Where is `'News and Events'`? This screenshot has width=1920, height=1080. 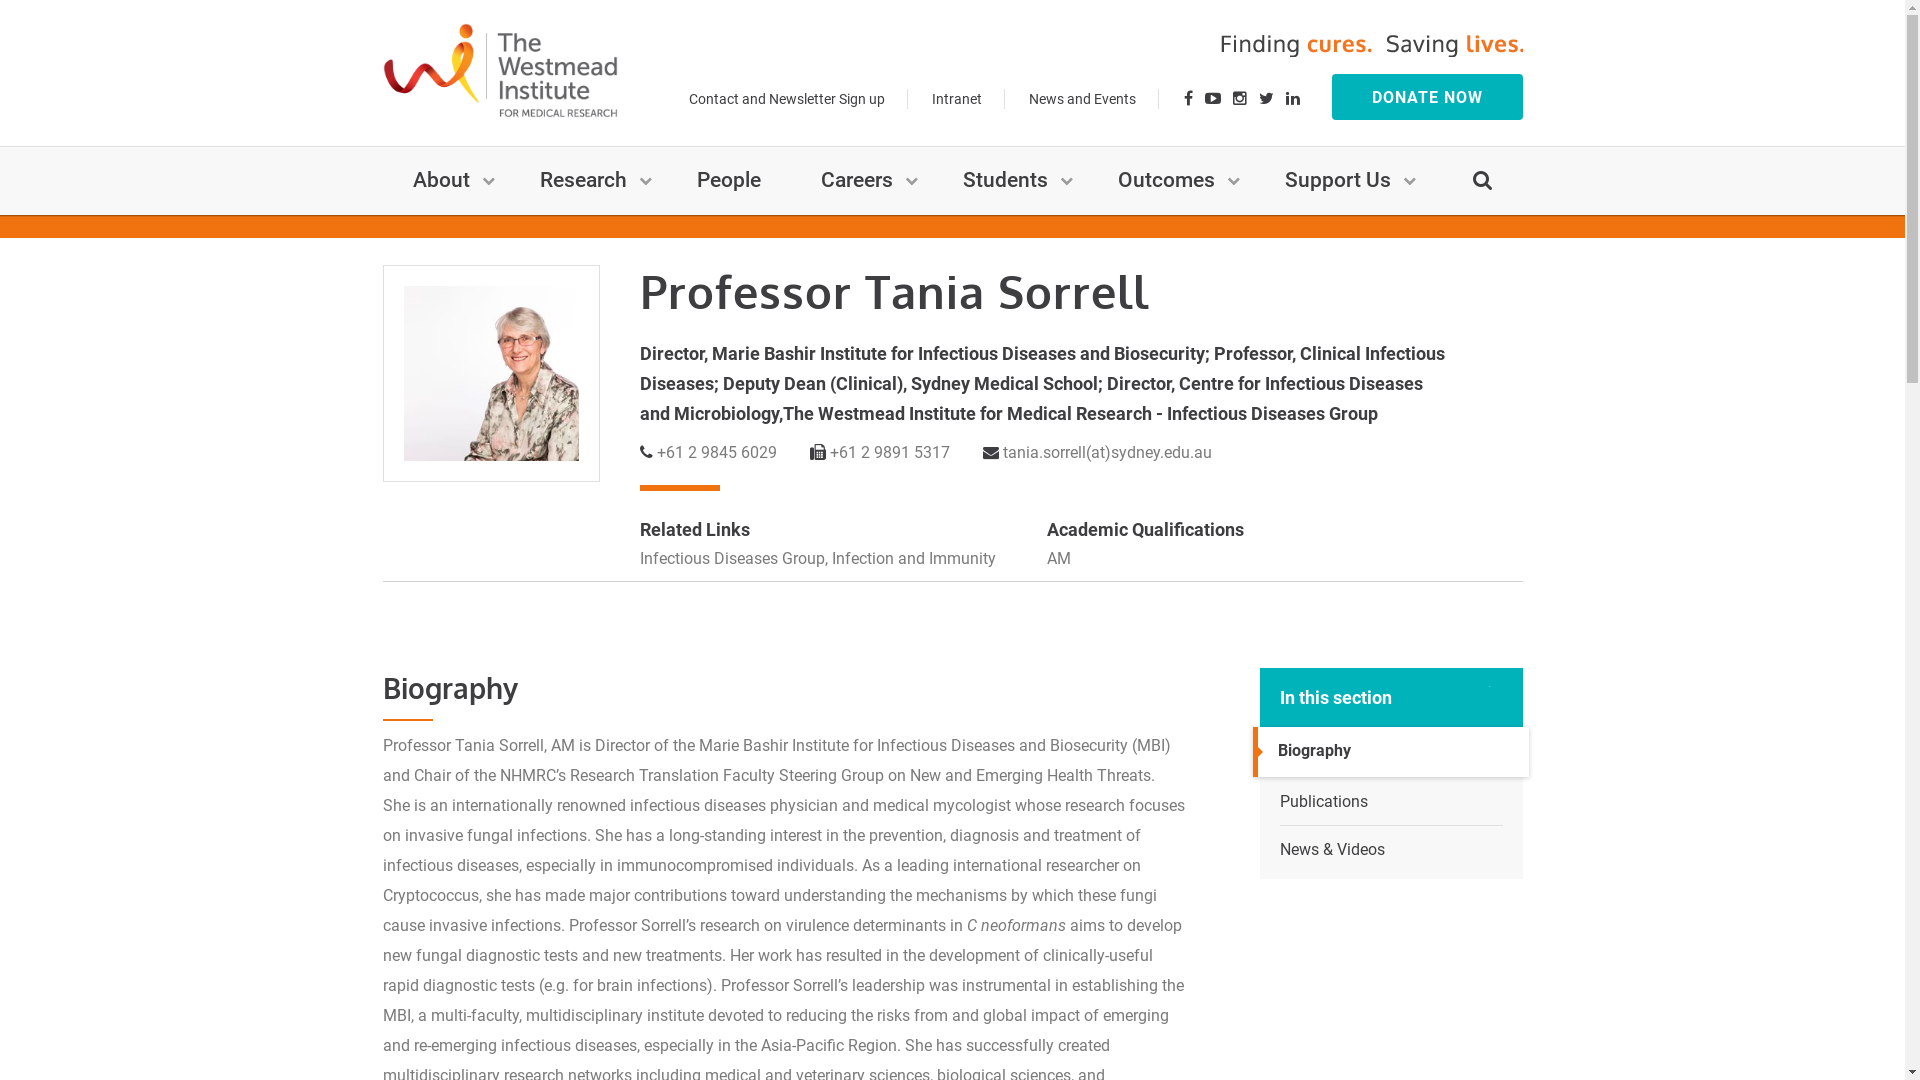
'News and Events' is located at coordinates (1081, 99).